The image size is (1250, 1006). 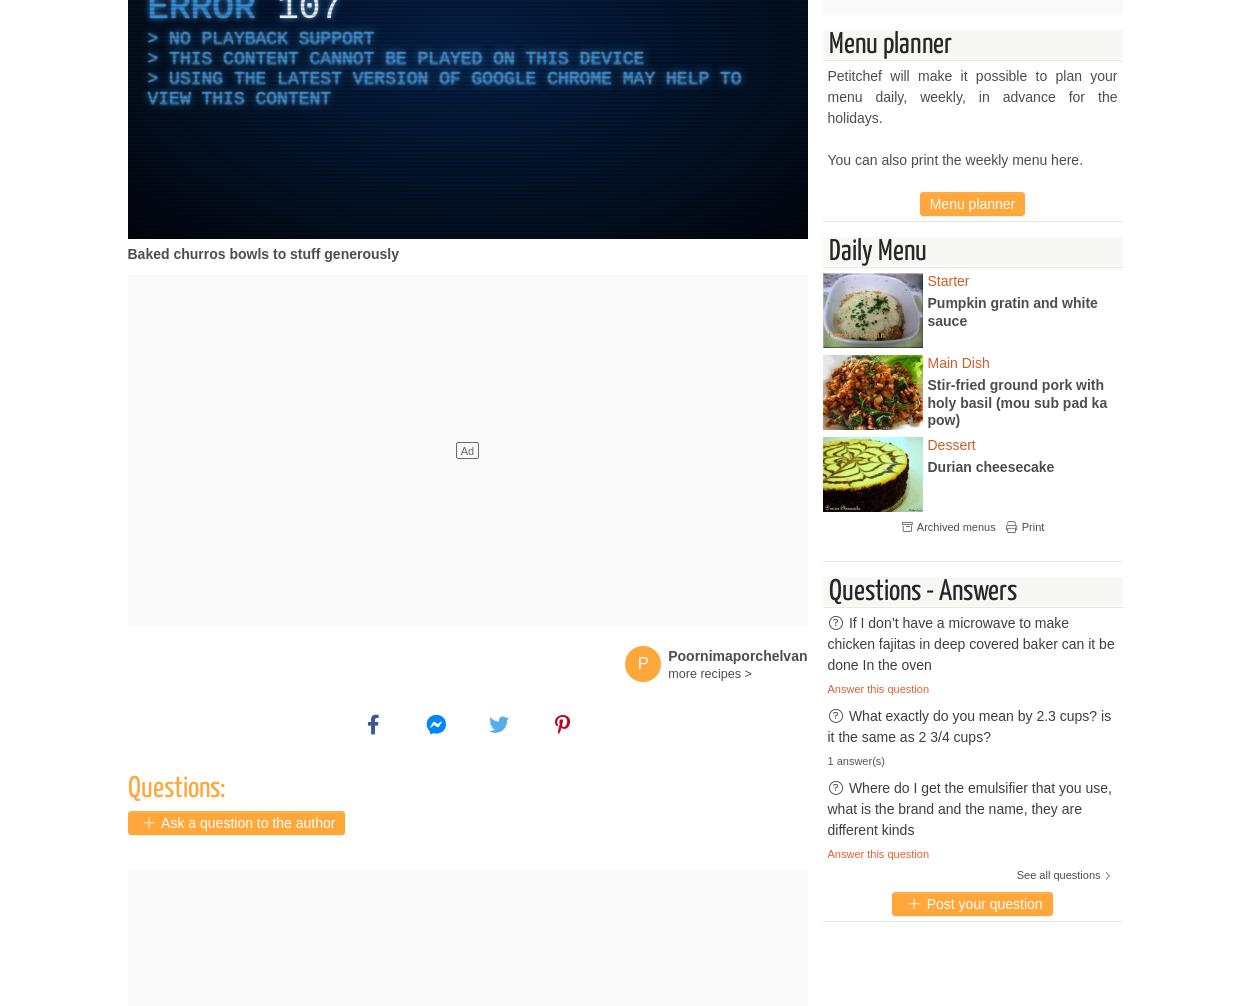 What do you see at coordinates (954, 159) in the screenshot?
I see `'You can also print the weekly menu here.'` at bounding box center [954, 159].